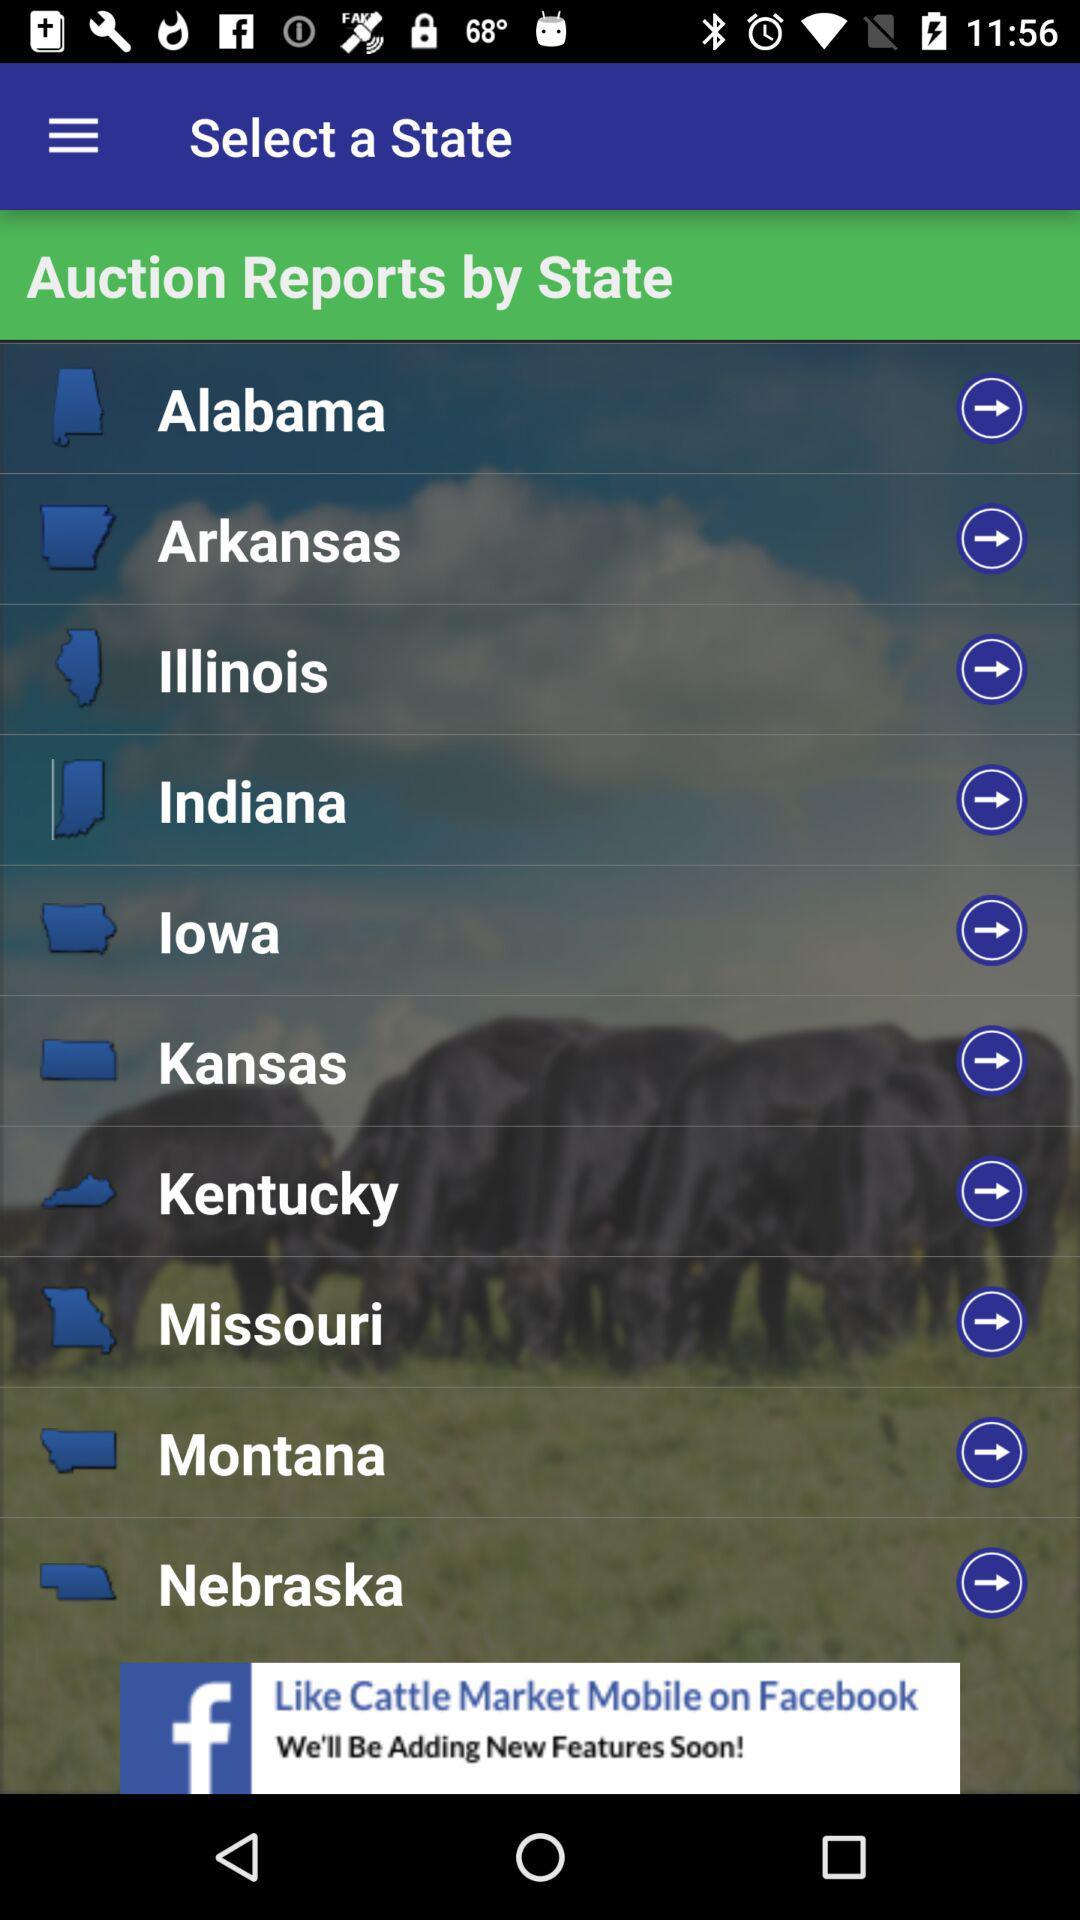  I want to click on the arrow right to missouri, so click(991, 1321).